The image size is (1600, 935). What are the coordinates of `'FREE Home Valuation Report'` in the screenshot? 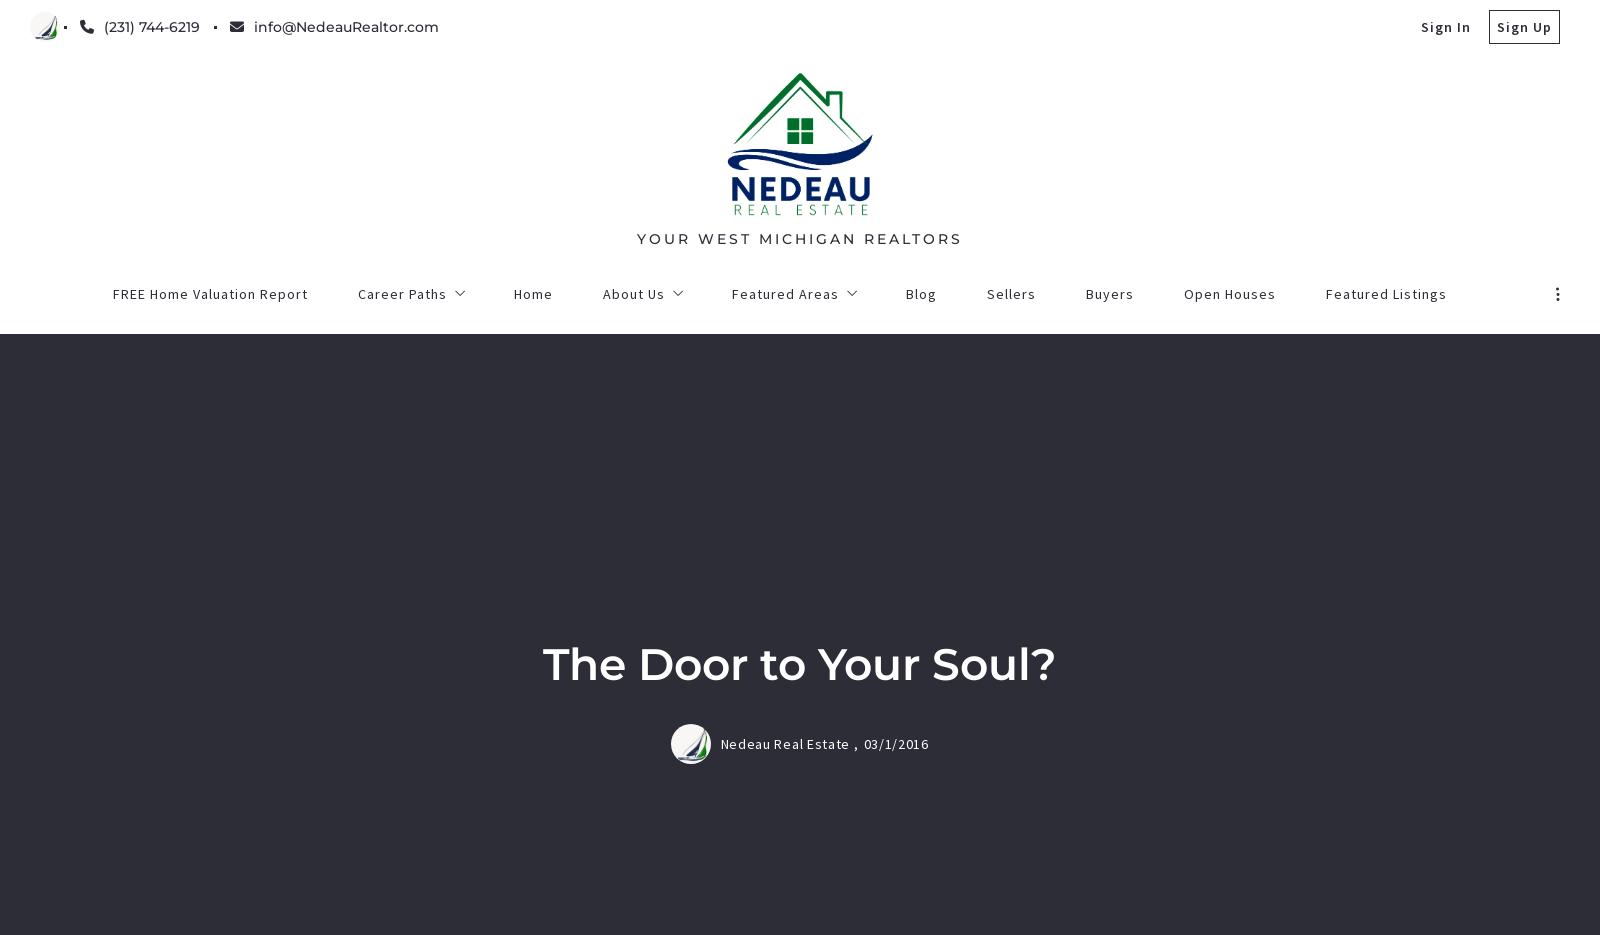 It's located at (594, 770).